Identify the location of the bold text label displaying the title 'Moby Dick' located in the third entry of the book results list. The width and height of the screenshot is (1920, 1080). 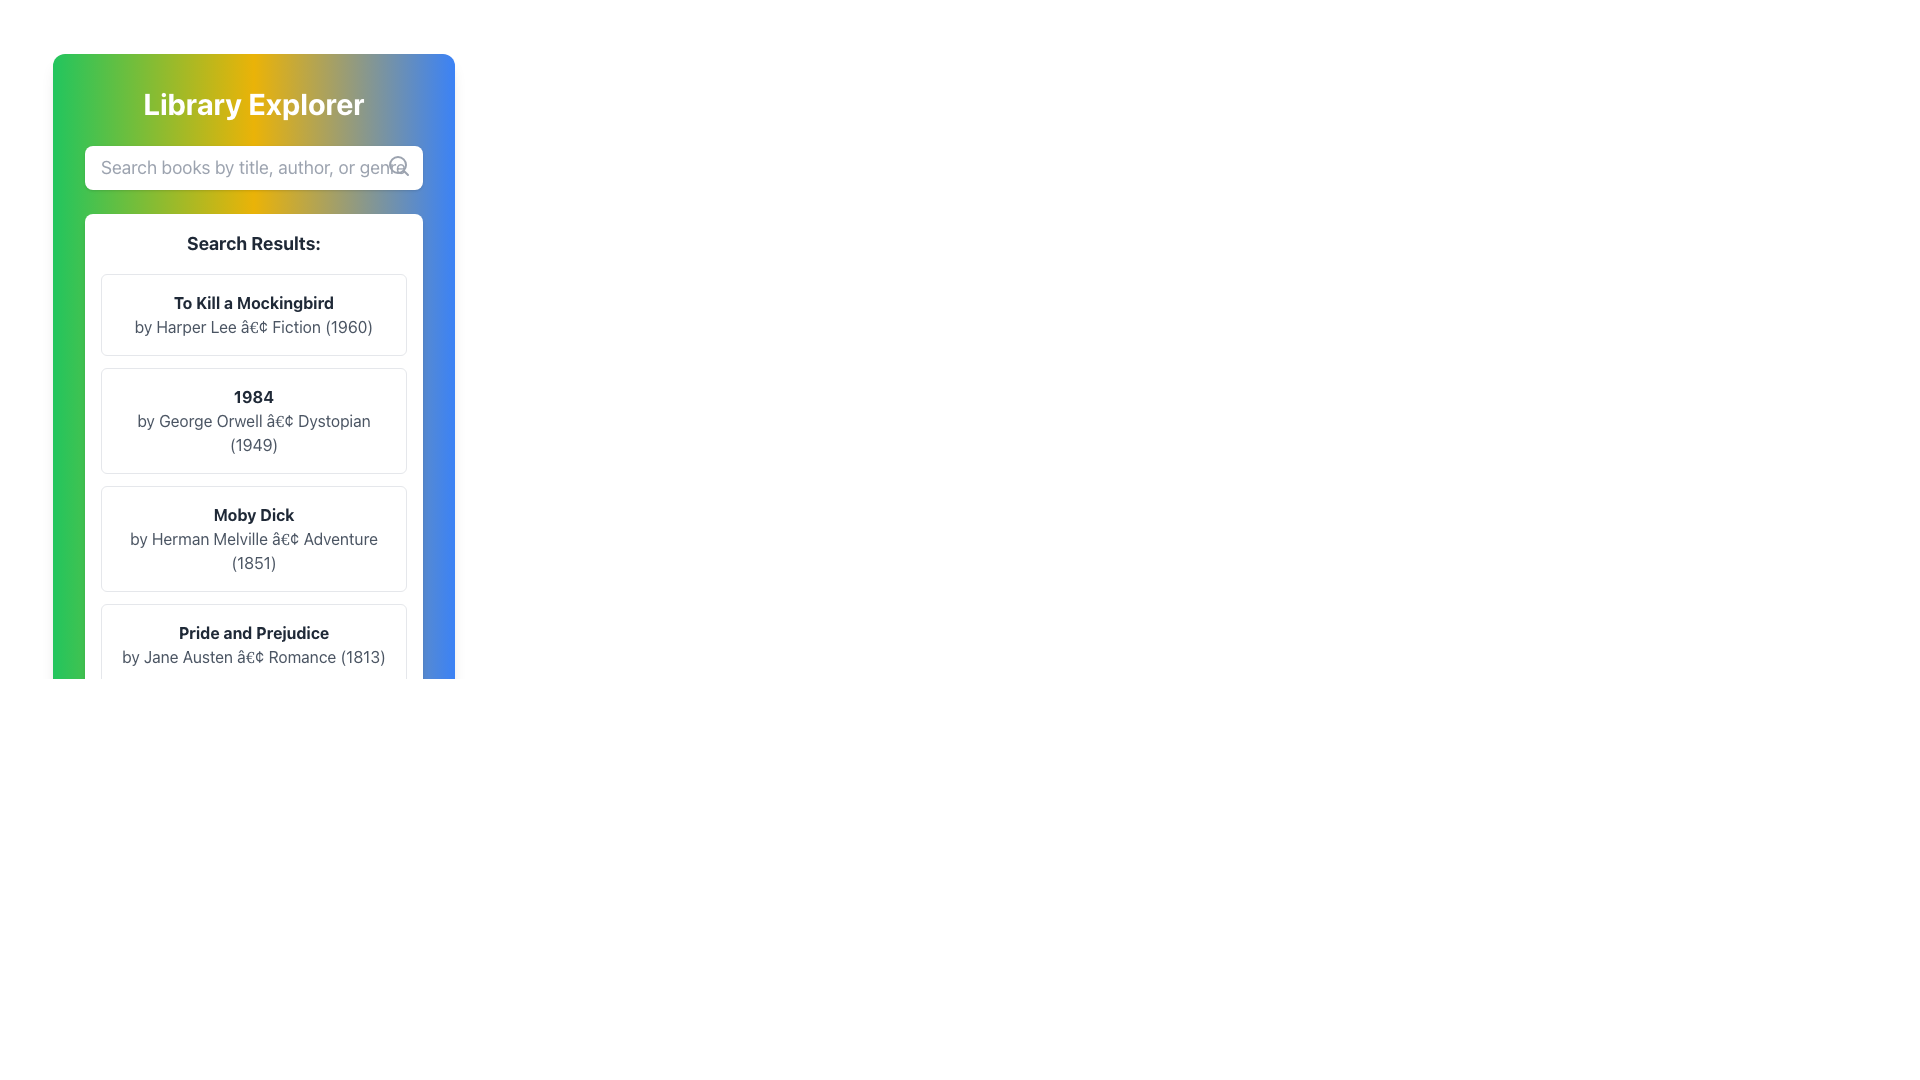
(253, 514).